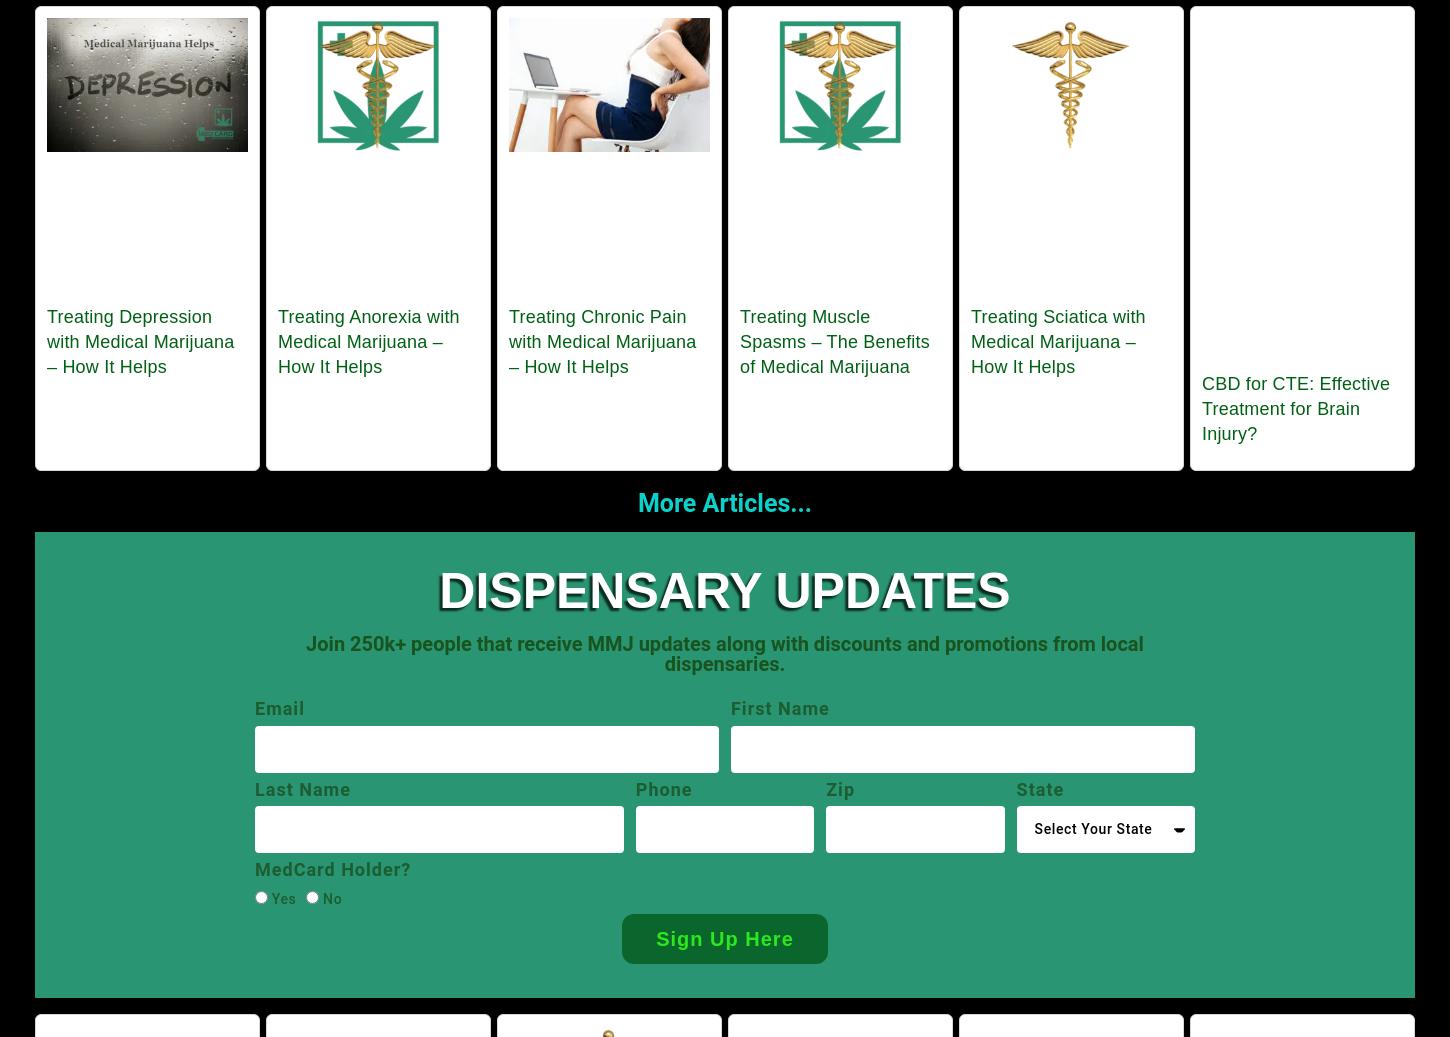 This screenshot has width=1450, height=1037. Describe the element at coordinates (255, 788) in the screenshot. I see `'Last Name'` at that location.